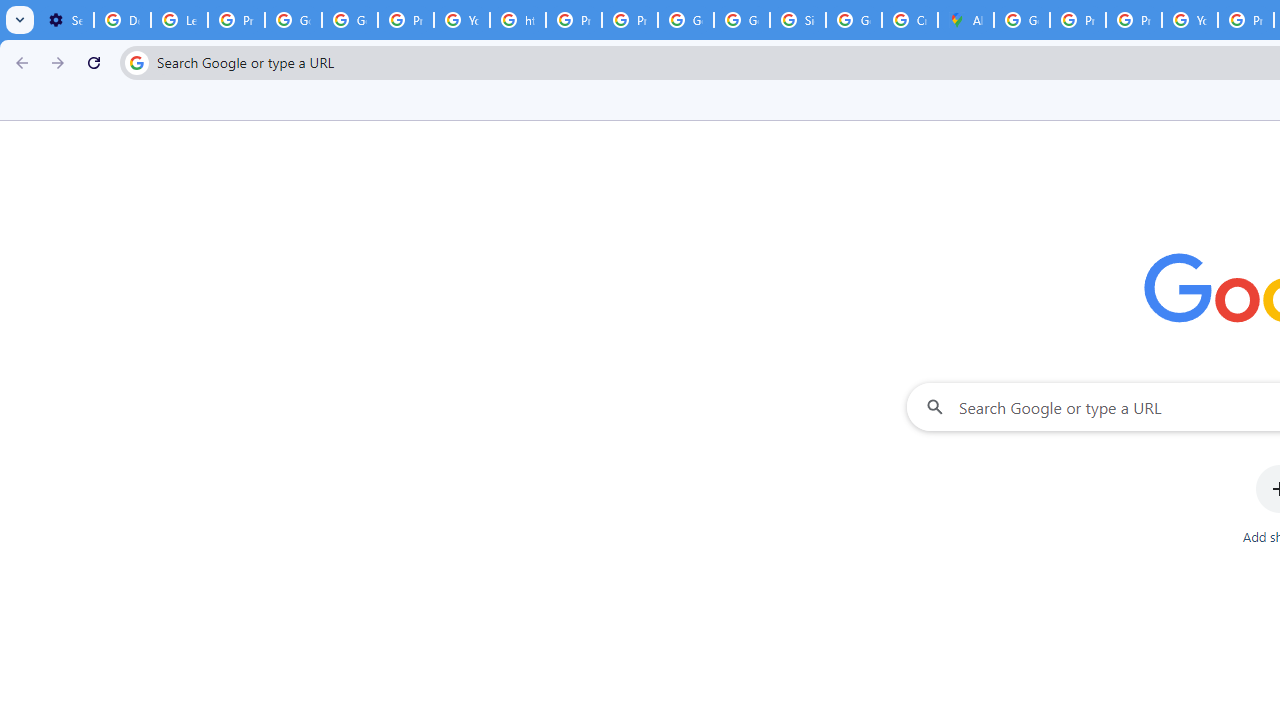 This screenshot has height=720, width=1280. I want to click on 'Delete photos & videos - Computer - Google Photos Help', so click(121, 20).